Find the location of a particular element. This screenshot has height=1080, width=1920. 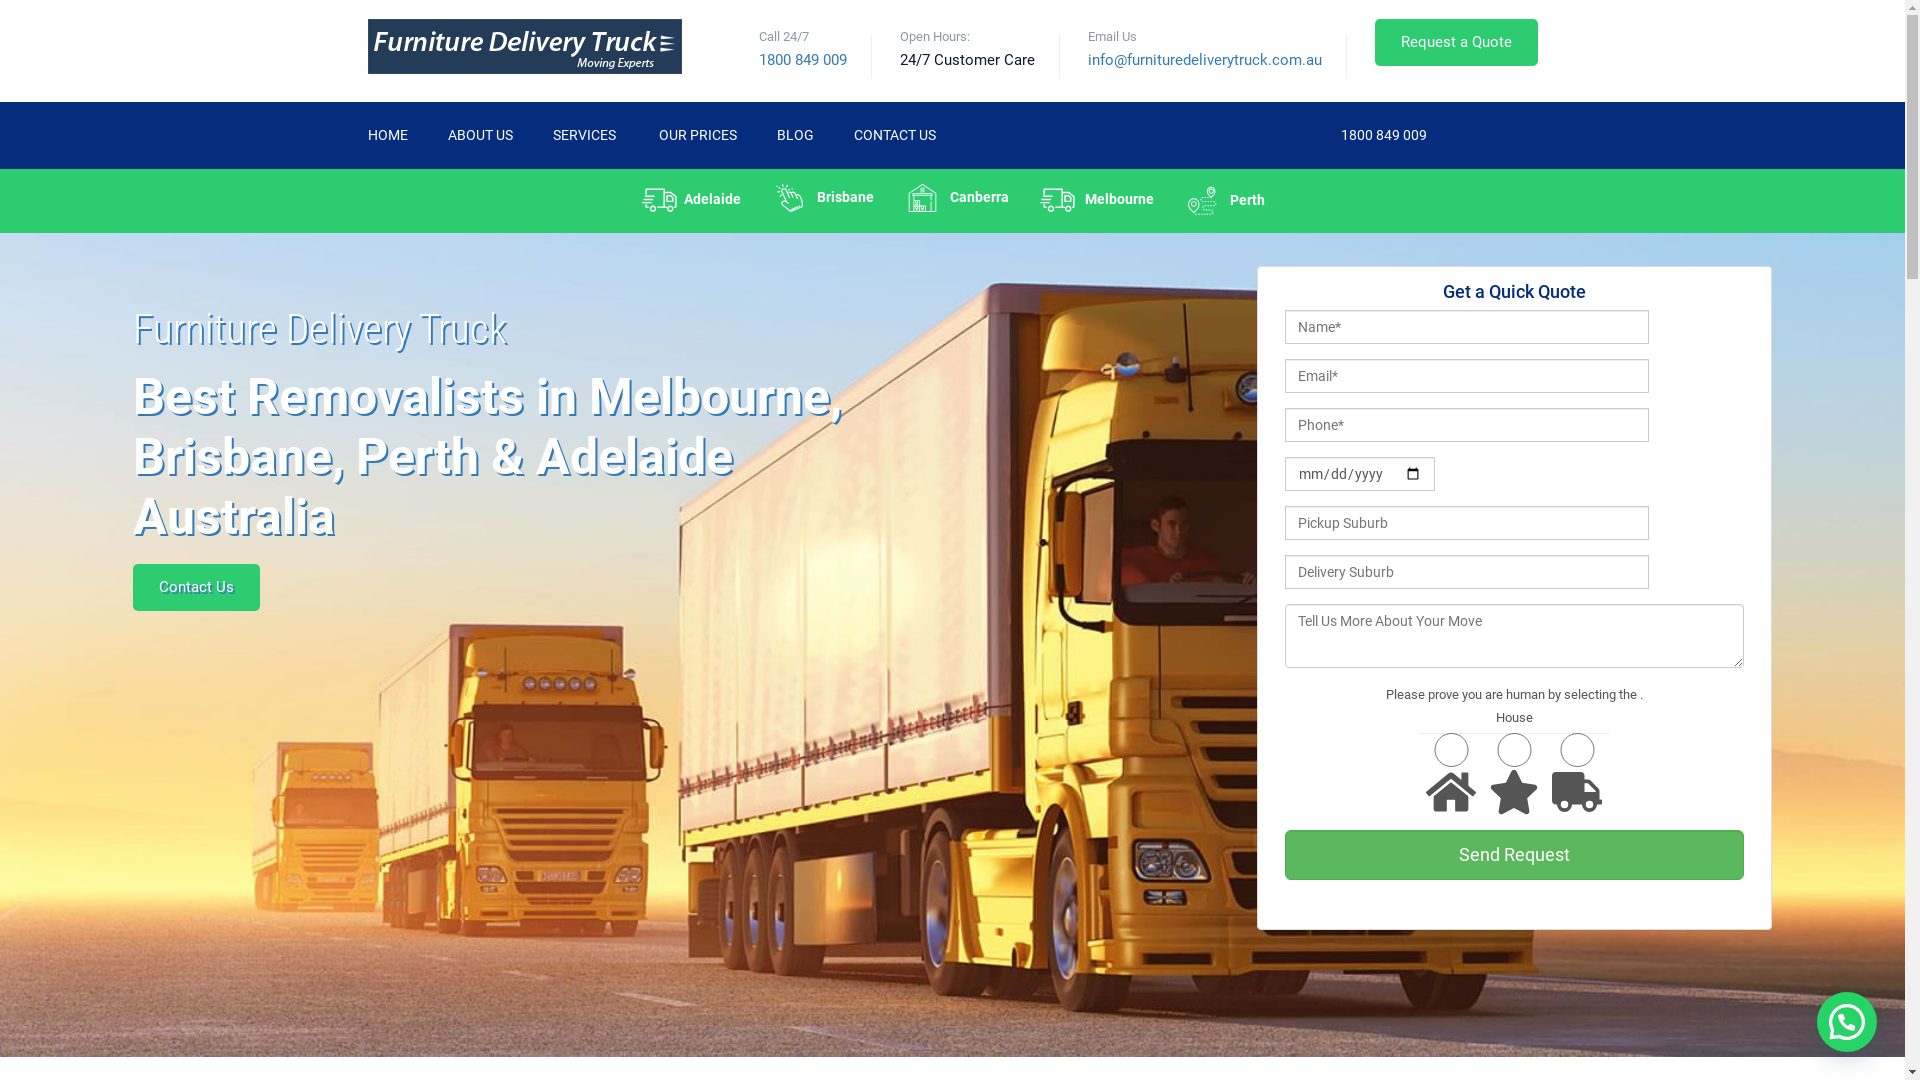

'CONTACT US' is located at coordinates (893, 135).